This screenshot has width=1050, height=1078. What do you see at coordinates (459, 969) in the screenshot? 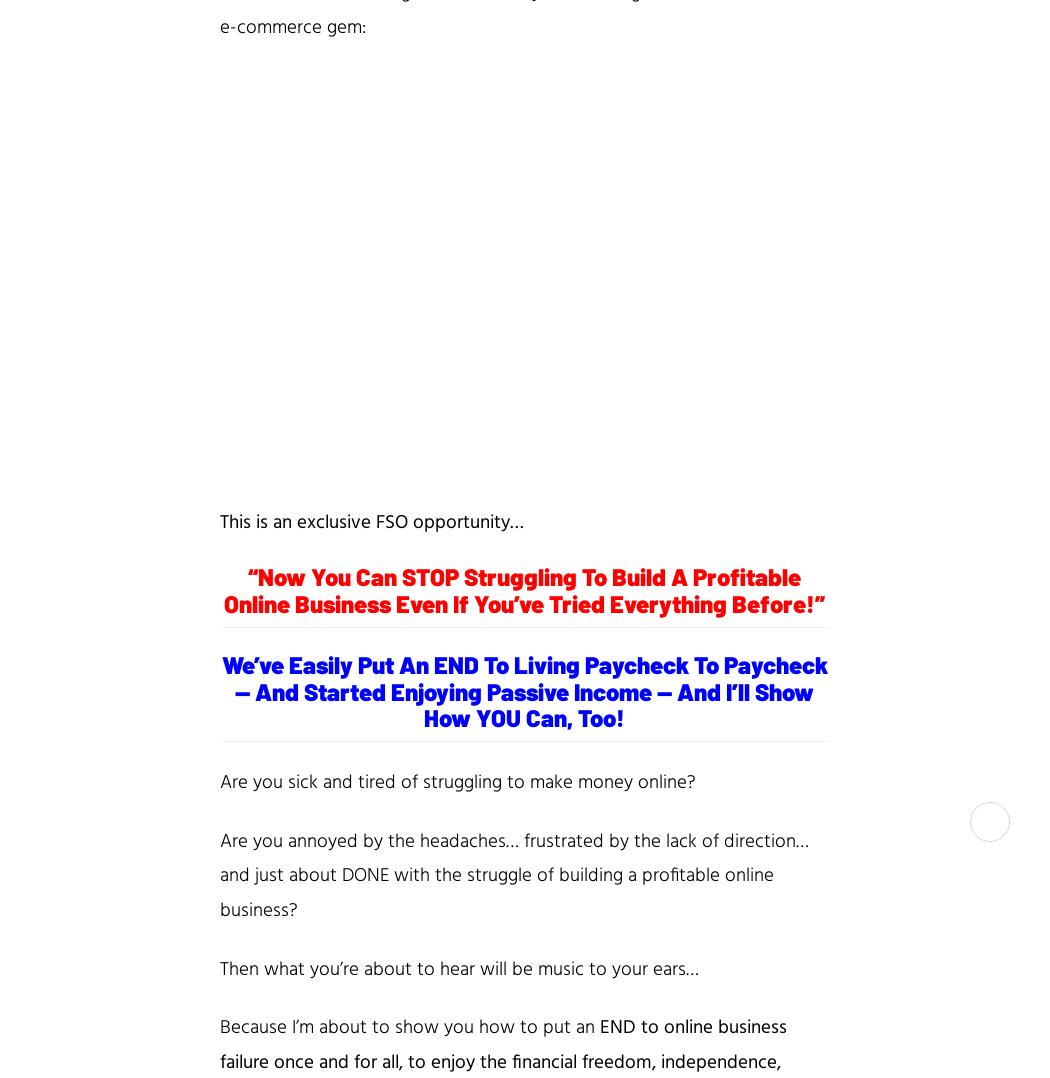
I see `'Then what you’re about to hear will be music to your ears…'` at bounding box center [459, 969].